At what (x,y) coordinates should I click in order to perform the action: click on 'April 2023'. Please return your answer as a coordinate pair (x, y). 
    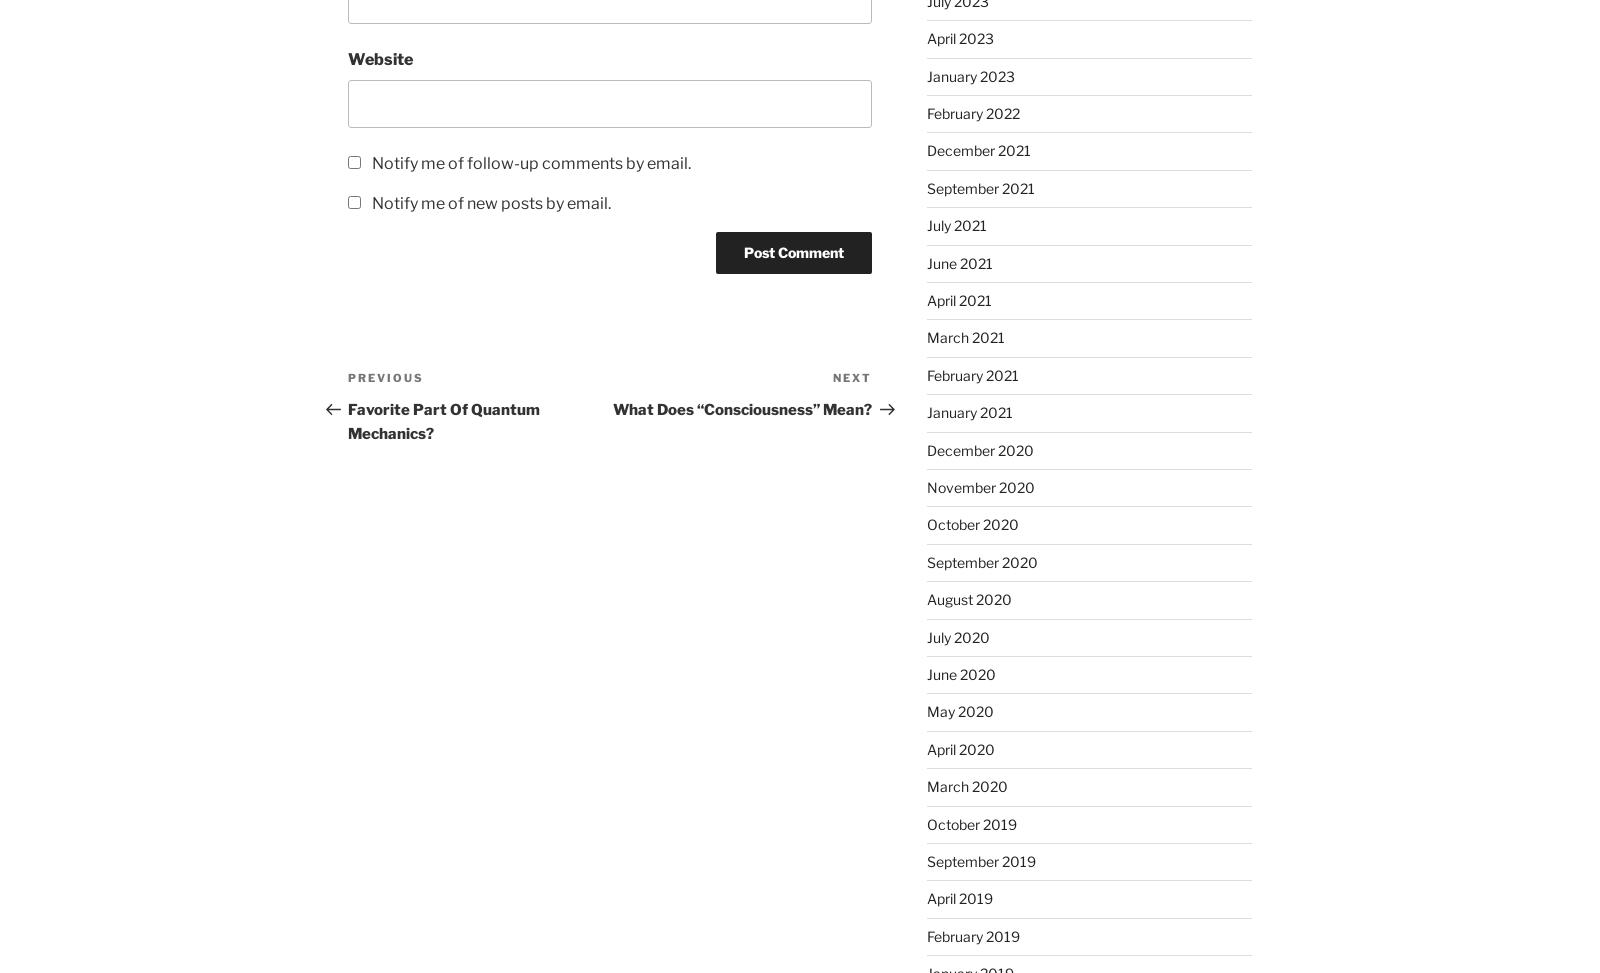
    Looking at the image, I should click on (958, 38).